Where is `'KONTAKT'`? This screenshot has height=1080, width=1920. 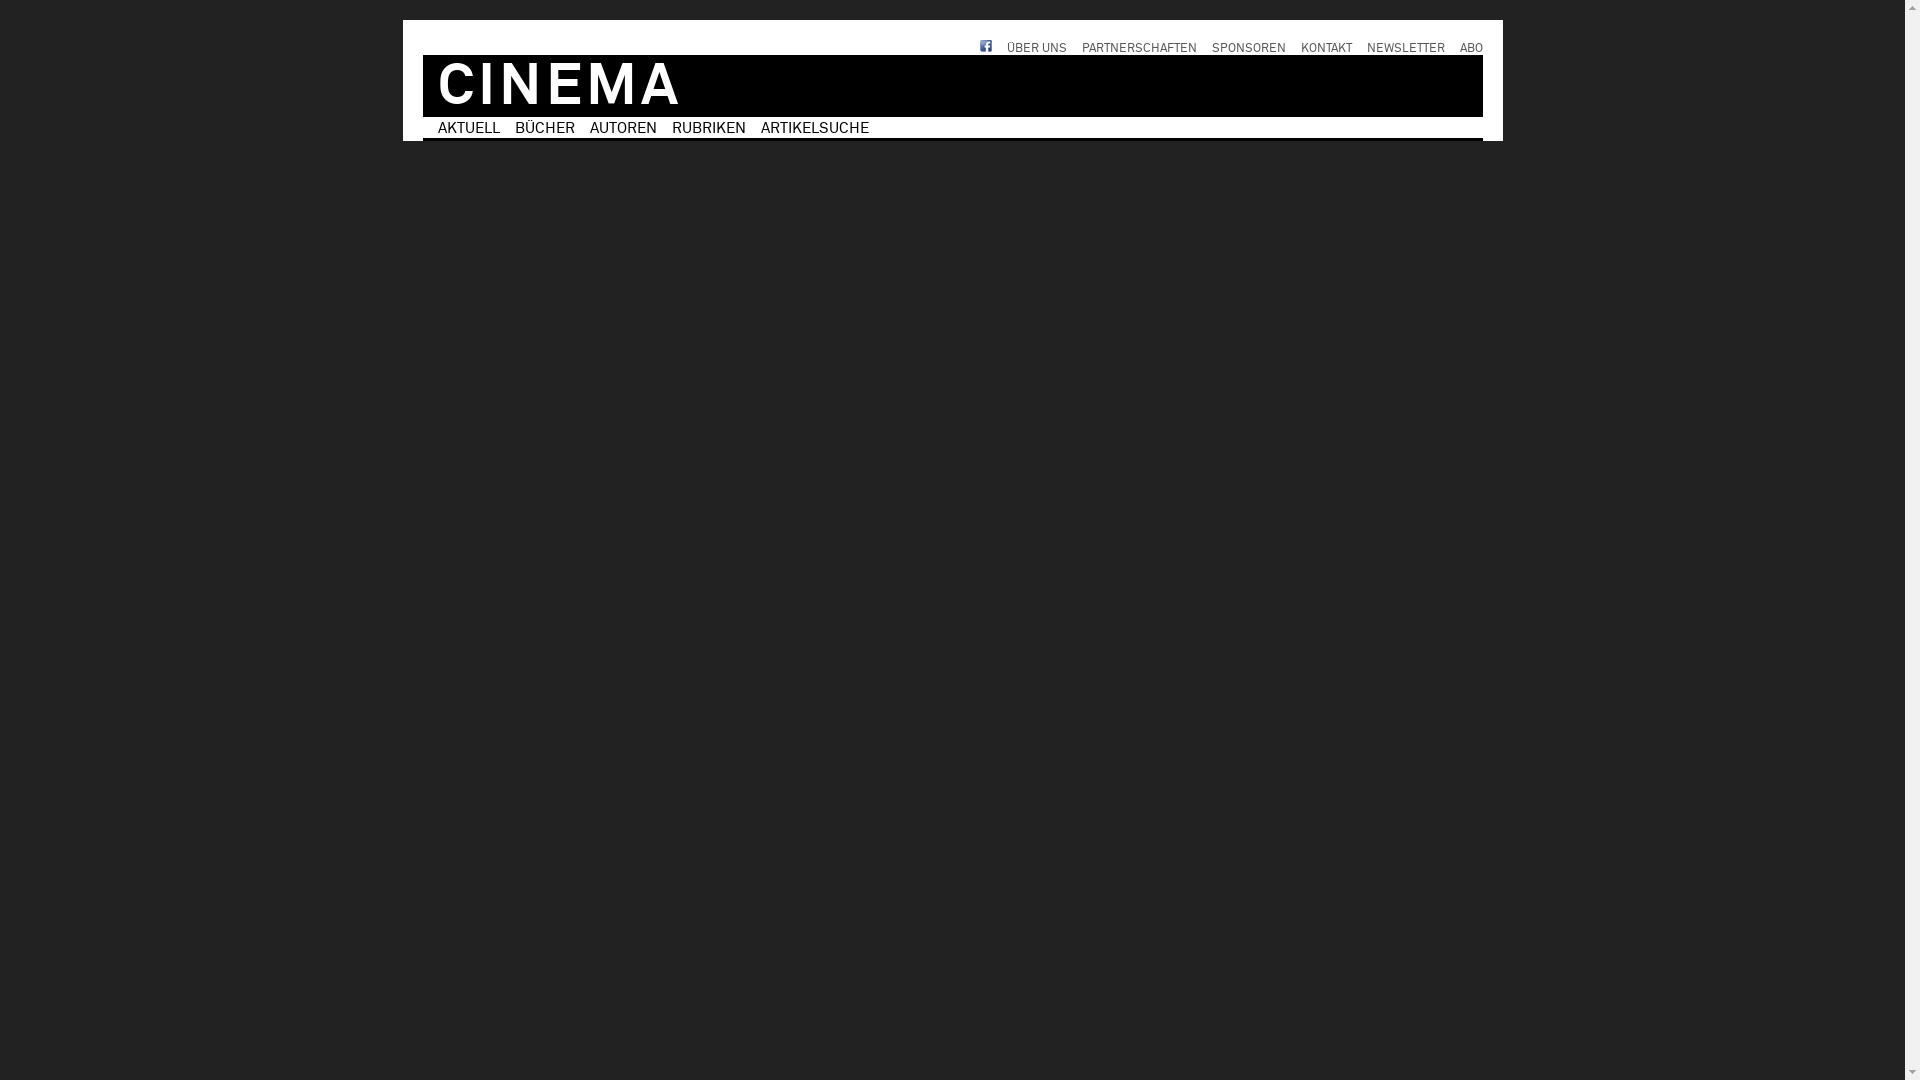
'KONTAKT' is located at coordinates (1325, 48).